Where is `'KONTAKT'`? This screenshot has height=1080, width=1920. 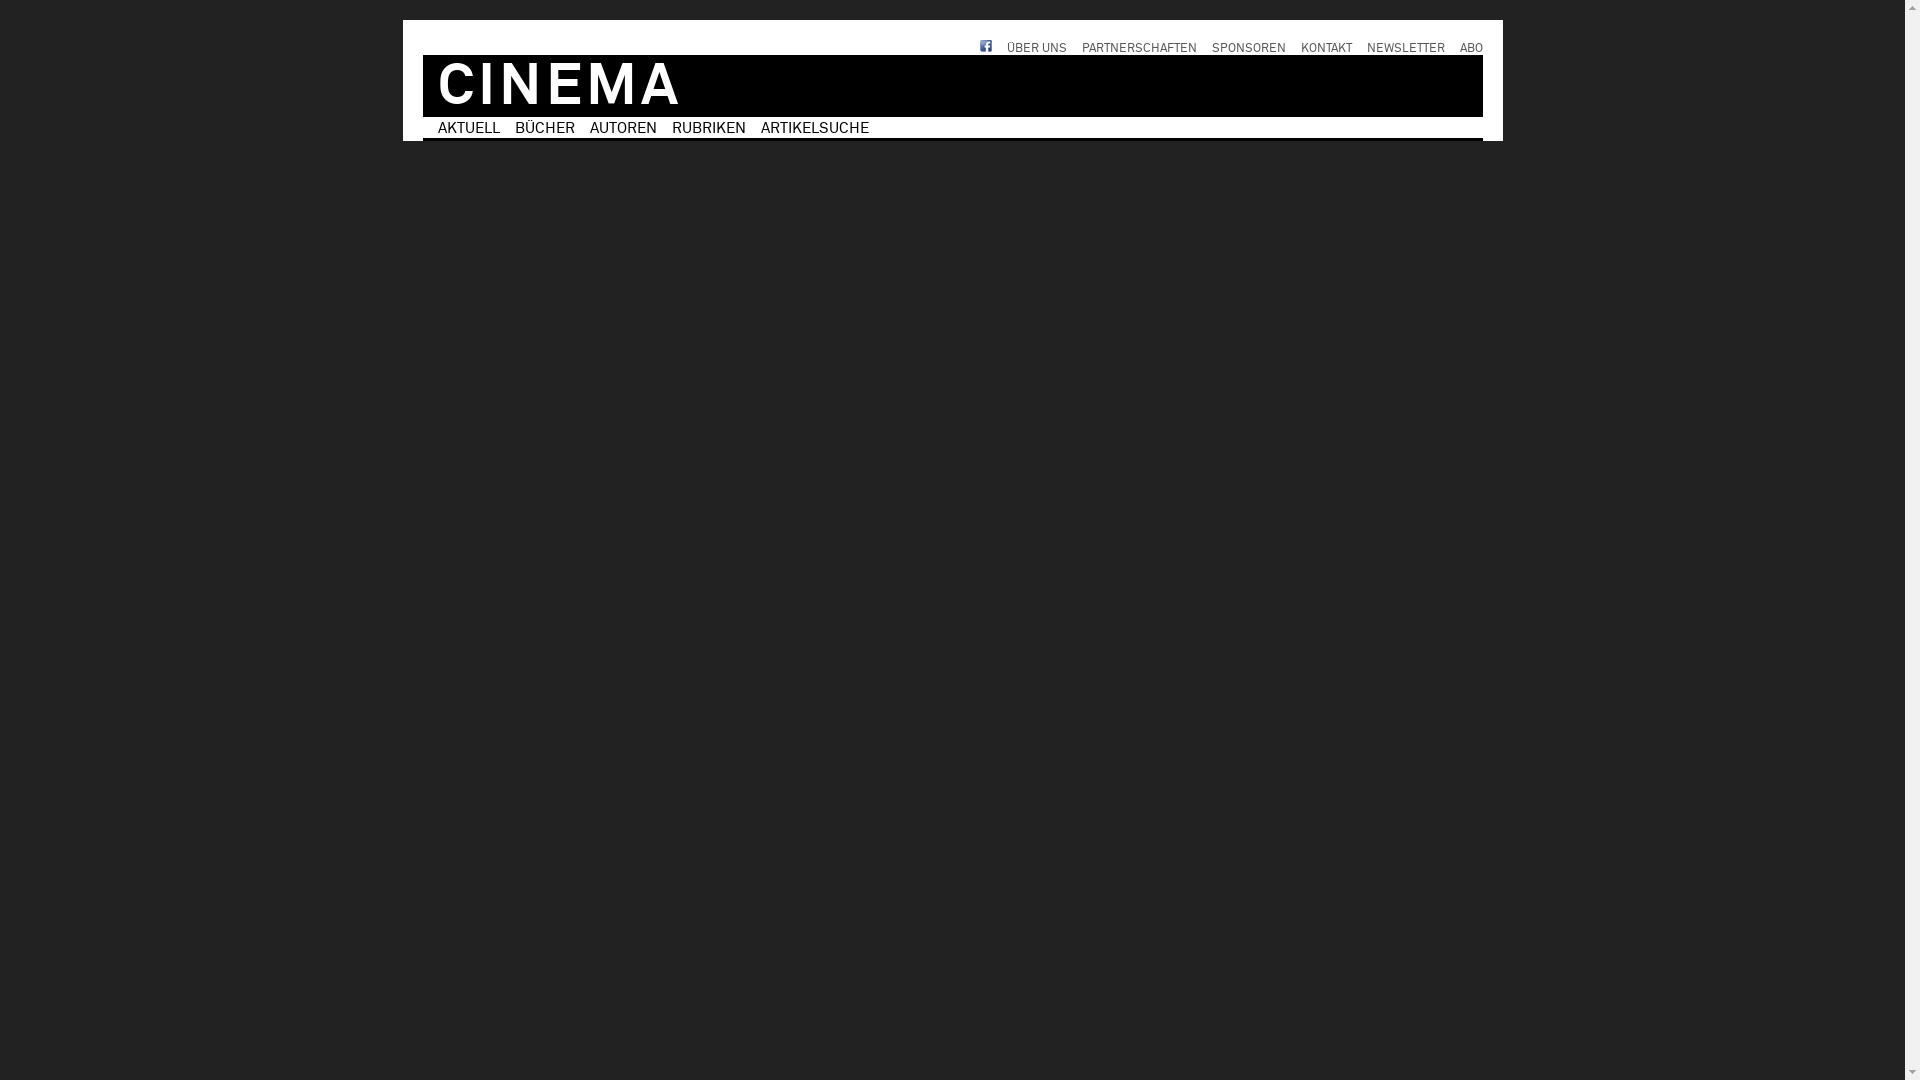
'KONTAKT' is located at coordinates (1325, 48).